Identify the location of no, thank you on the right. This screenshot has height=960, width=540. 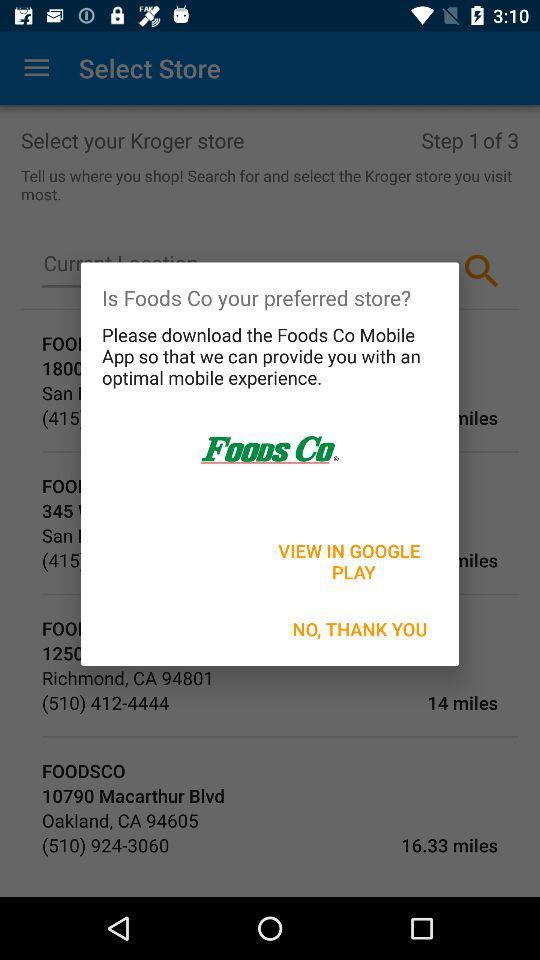
(359, 628).